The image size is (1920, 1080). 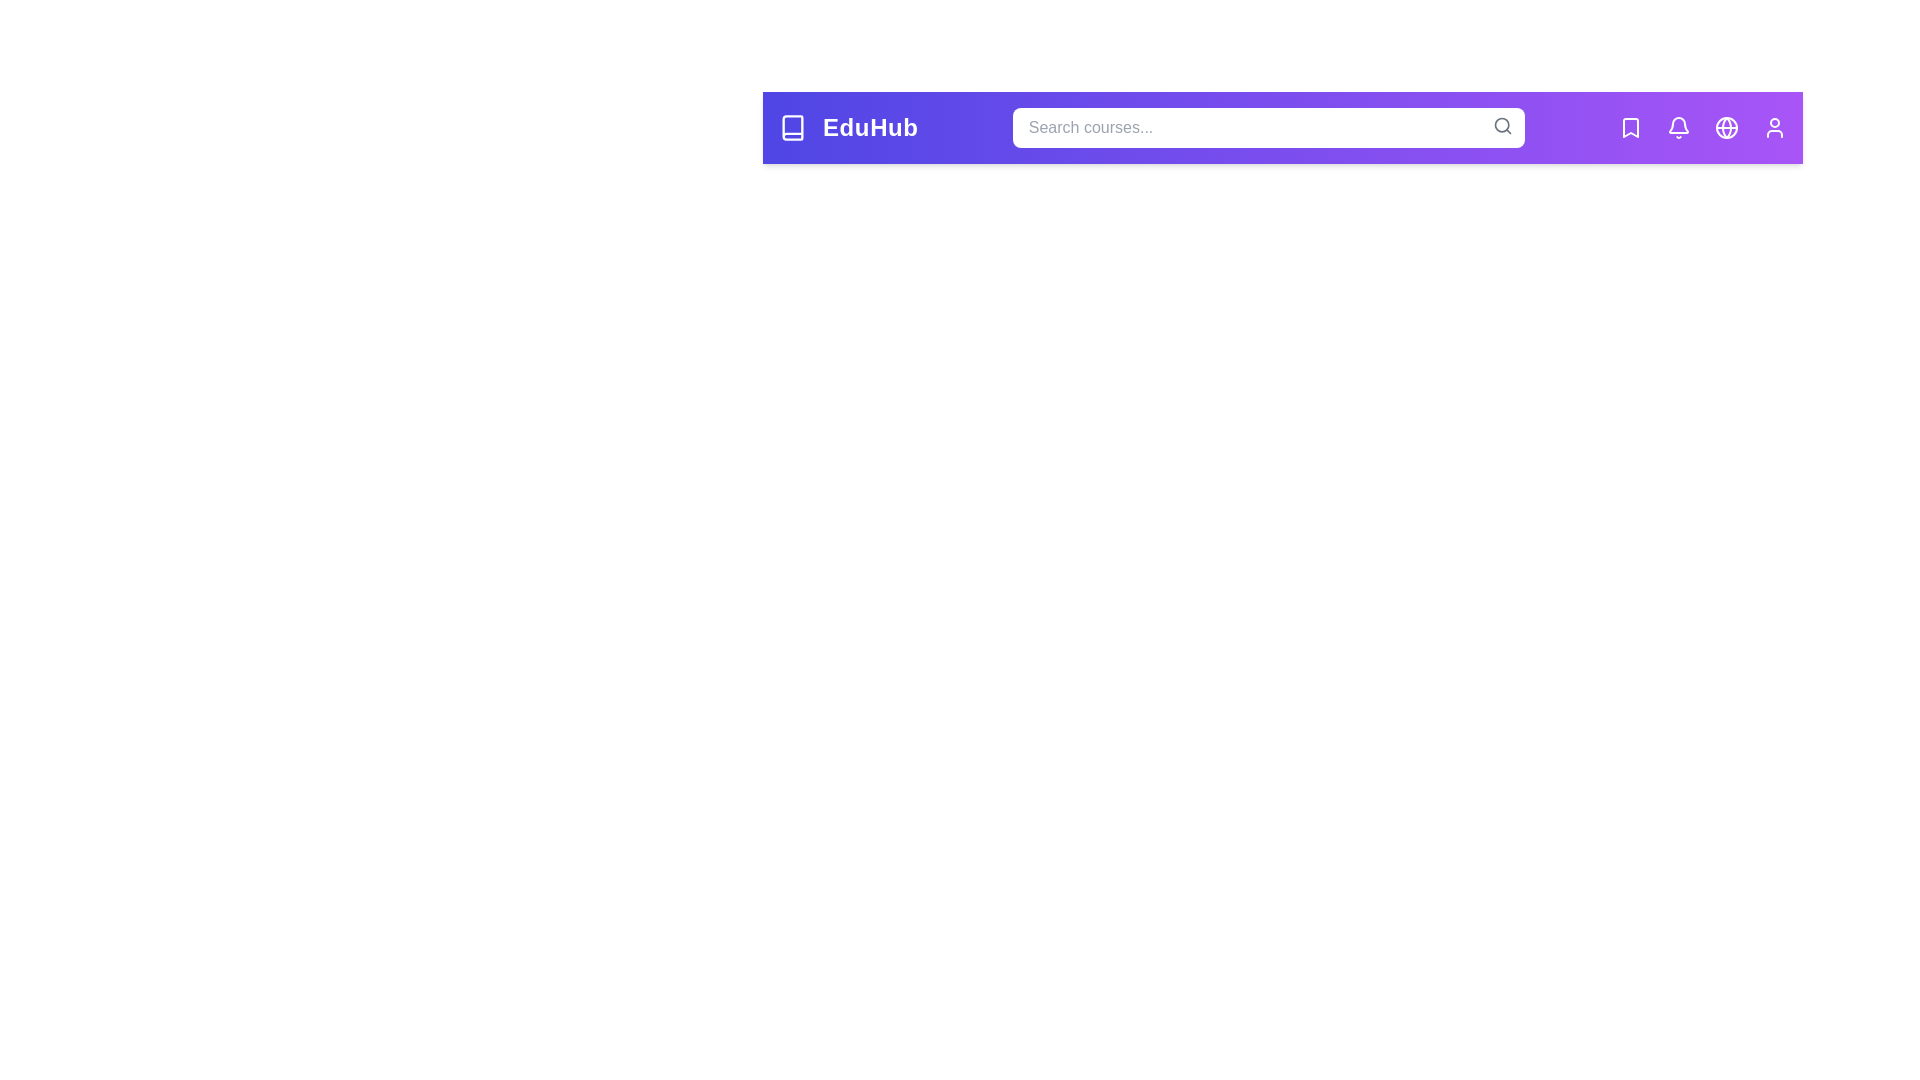 I want to click on the 'Languages' icon to open the language selection menu, so click(x=1726, y=127).